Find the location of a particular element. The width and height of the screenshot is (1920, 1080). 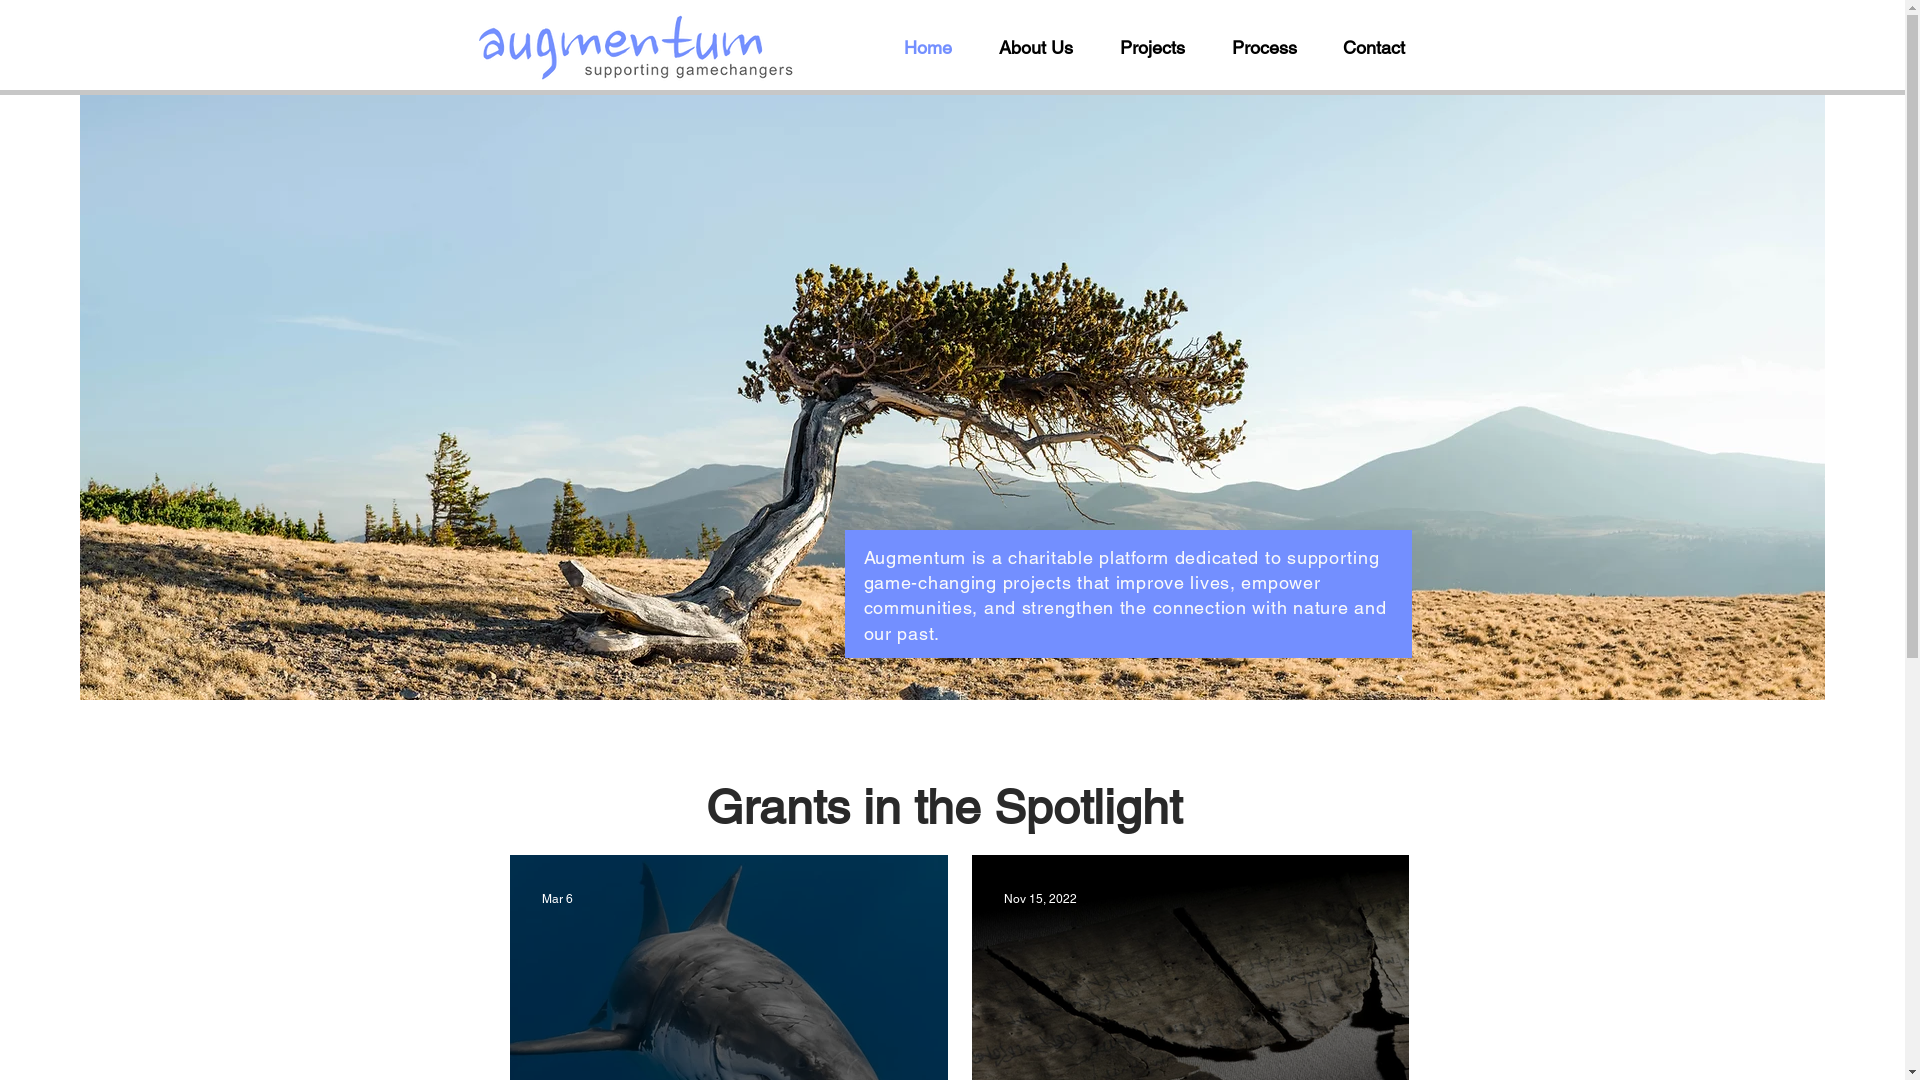

'Contact' is located at coordinates (1381, 46).